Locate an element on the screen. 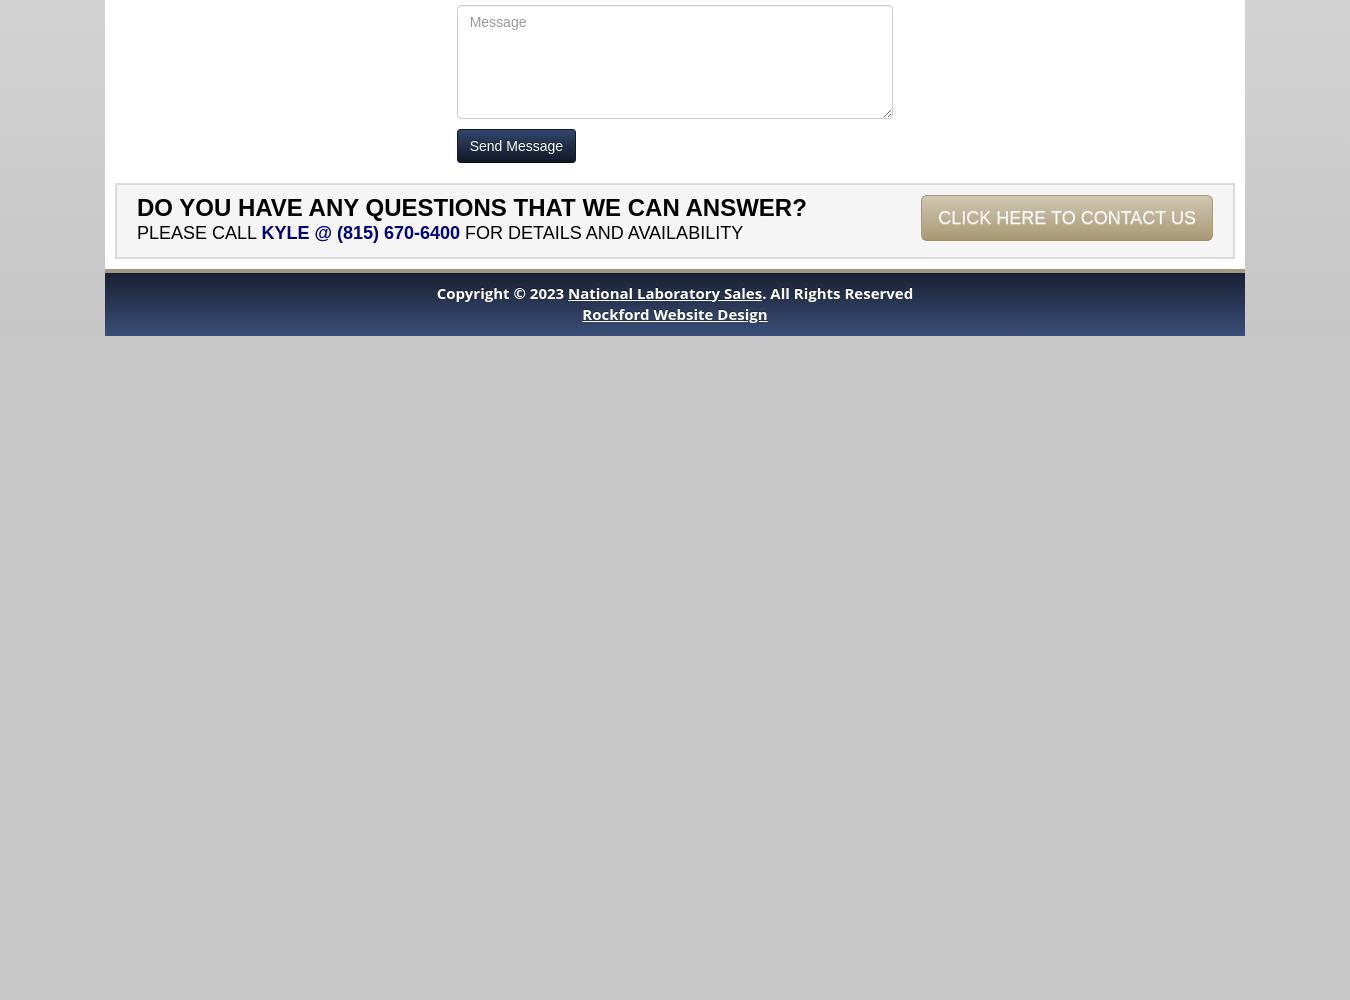 This screenshot has height=1000, width=1350. 'Please call' is located at coordinates (198, 231).